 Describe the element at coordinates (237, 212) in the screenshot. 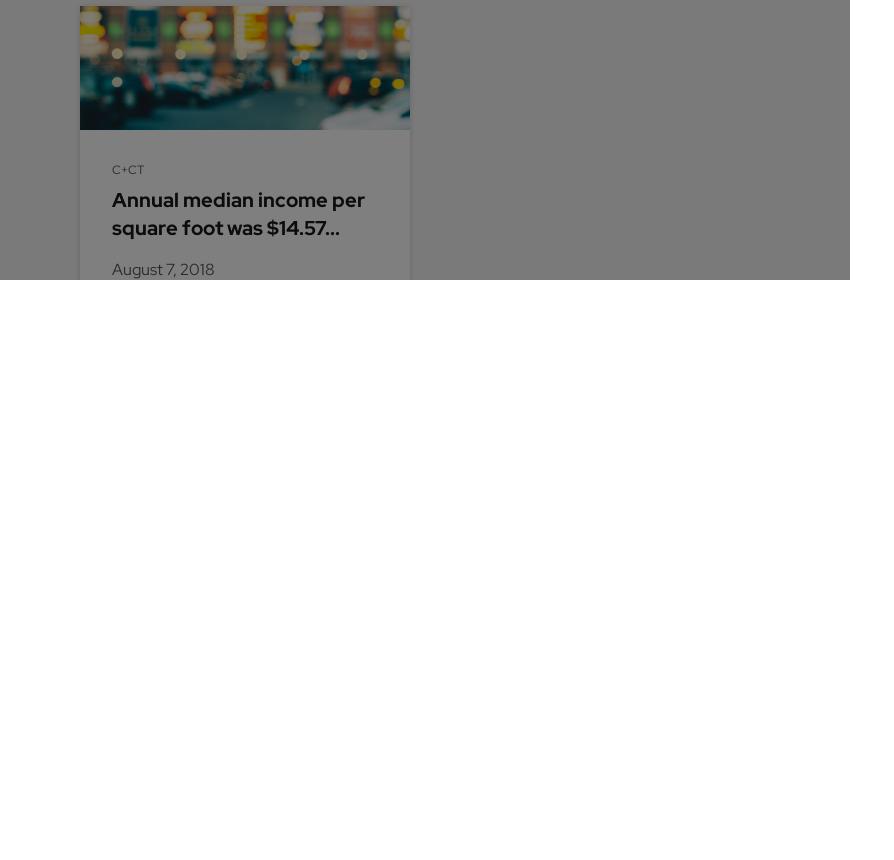

I see `'Annual median income per square foot was $14.57...'` at that location.